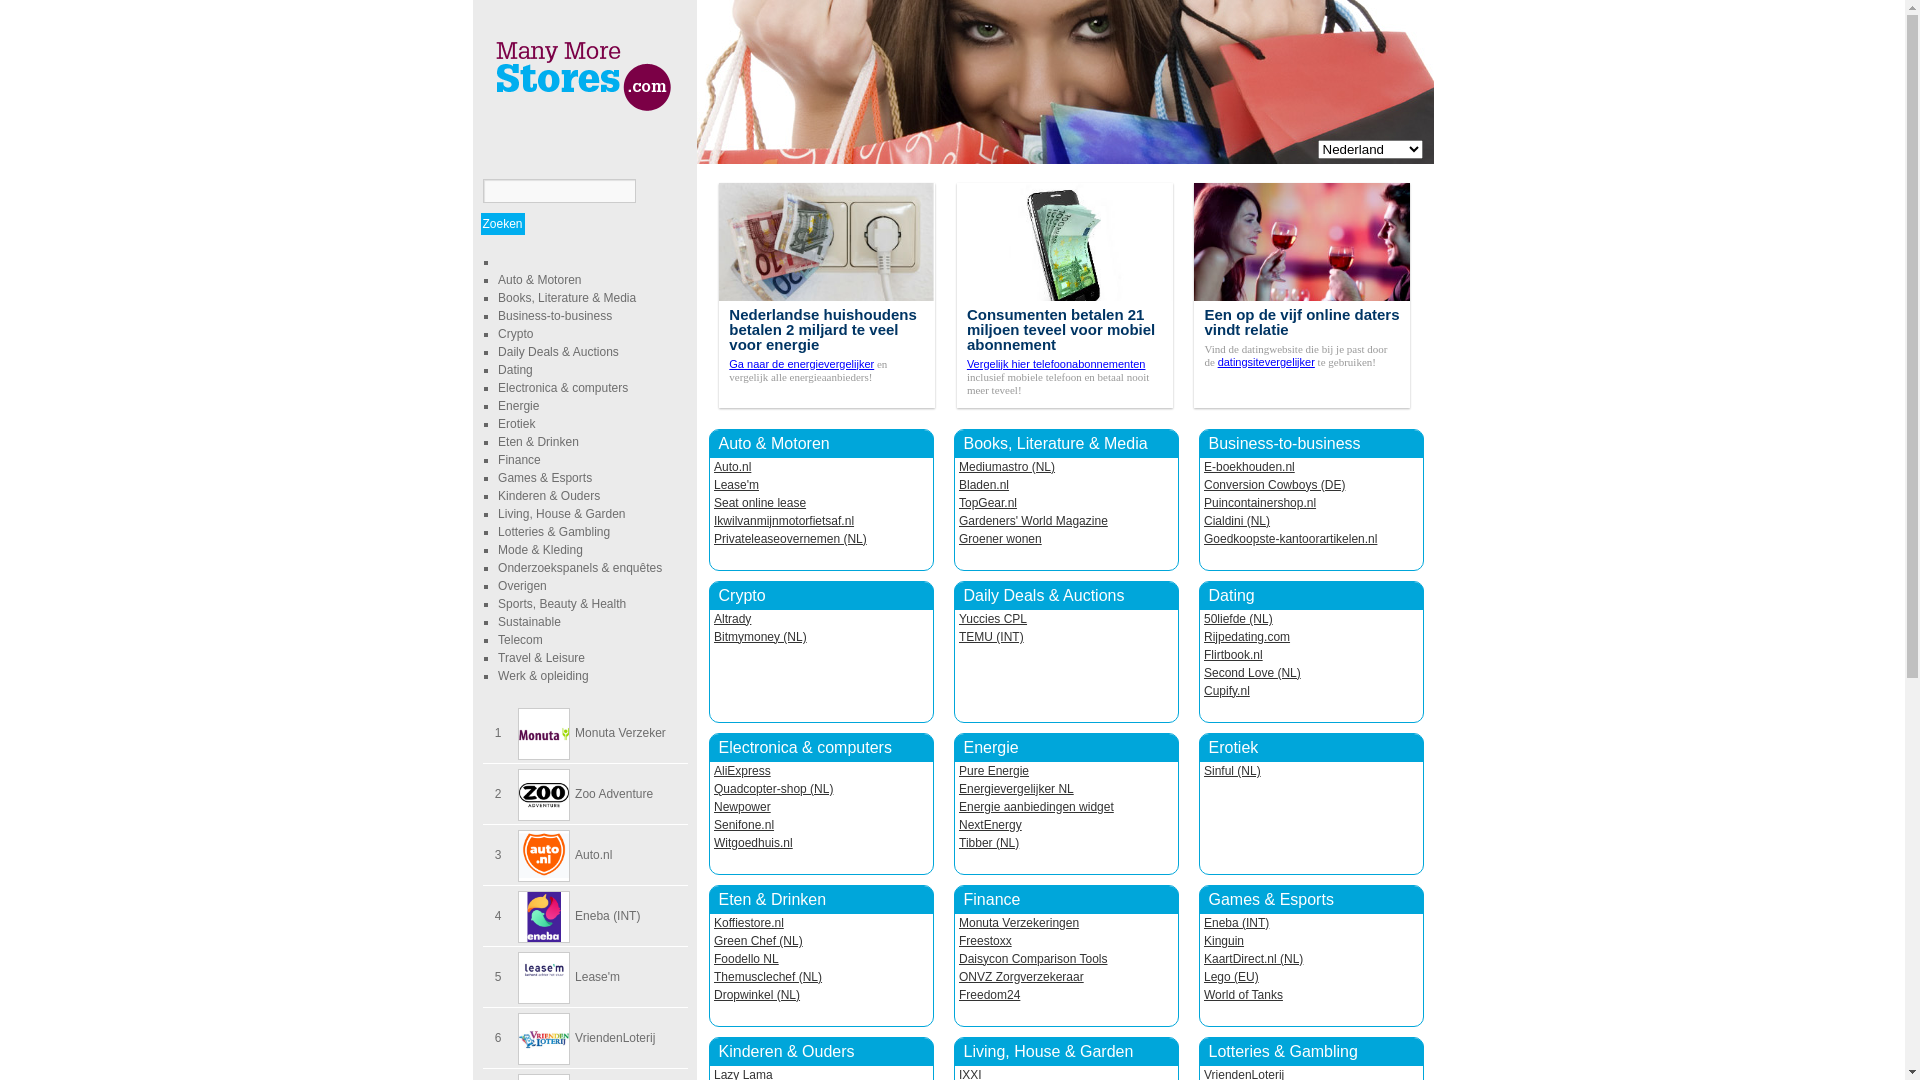  I want to click on 'Werk & opleiding', so click(543, 675).